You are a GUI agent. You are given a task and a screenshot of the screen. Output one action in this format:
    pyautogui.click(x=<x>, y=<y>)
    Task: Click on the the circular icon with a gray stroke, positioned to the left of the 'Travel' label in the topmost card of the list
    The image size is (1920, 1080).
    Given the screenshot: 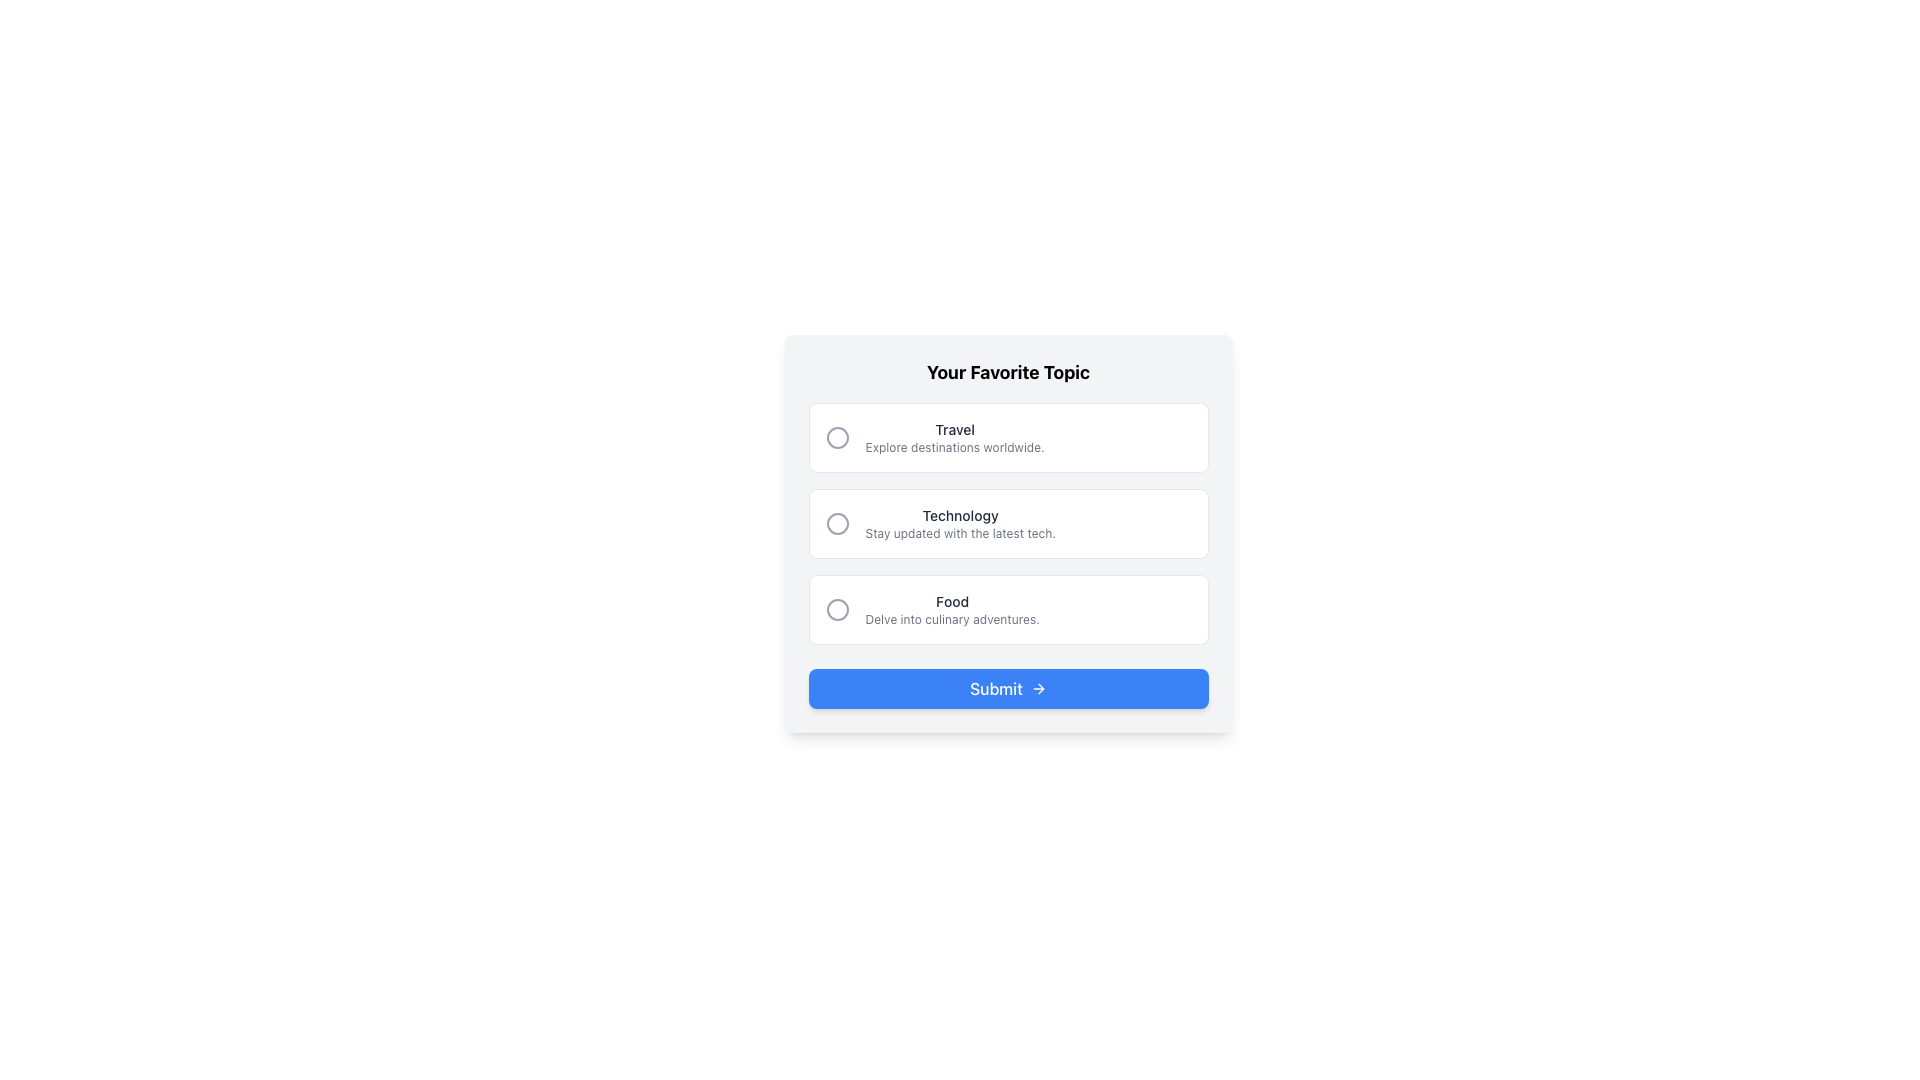 What is the action you would take?
    pyautogui.click(x=837, y=437)
    